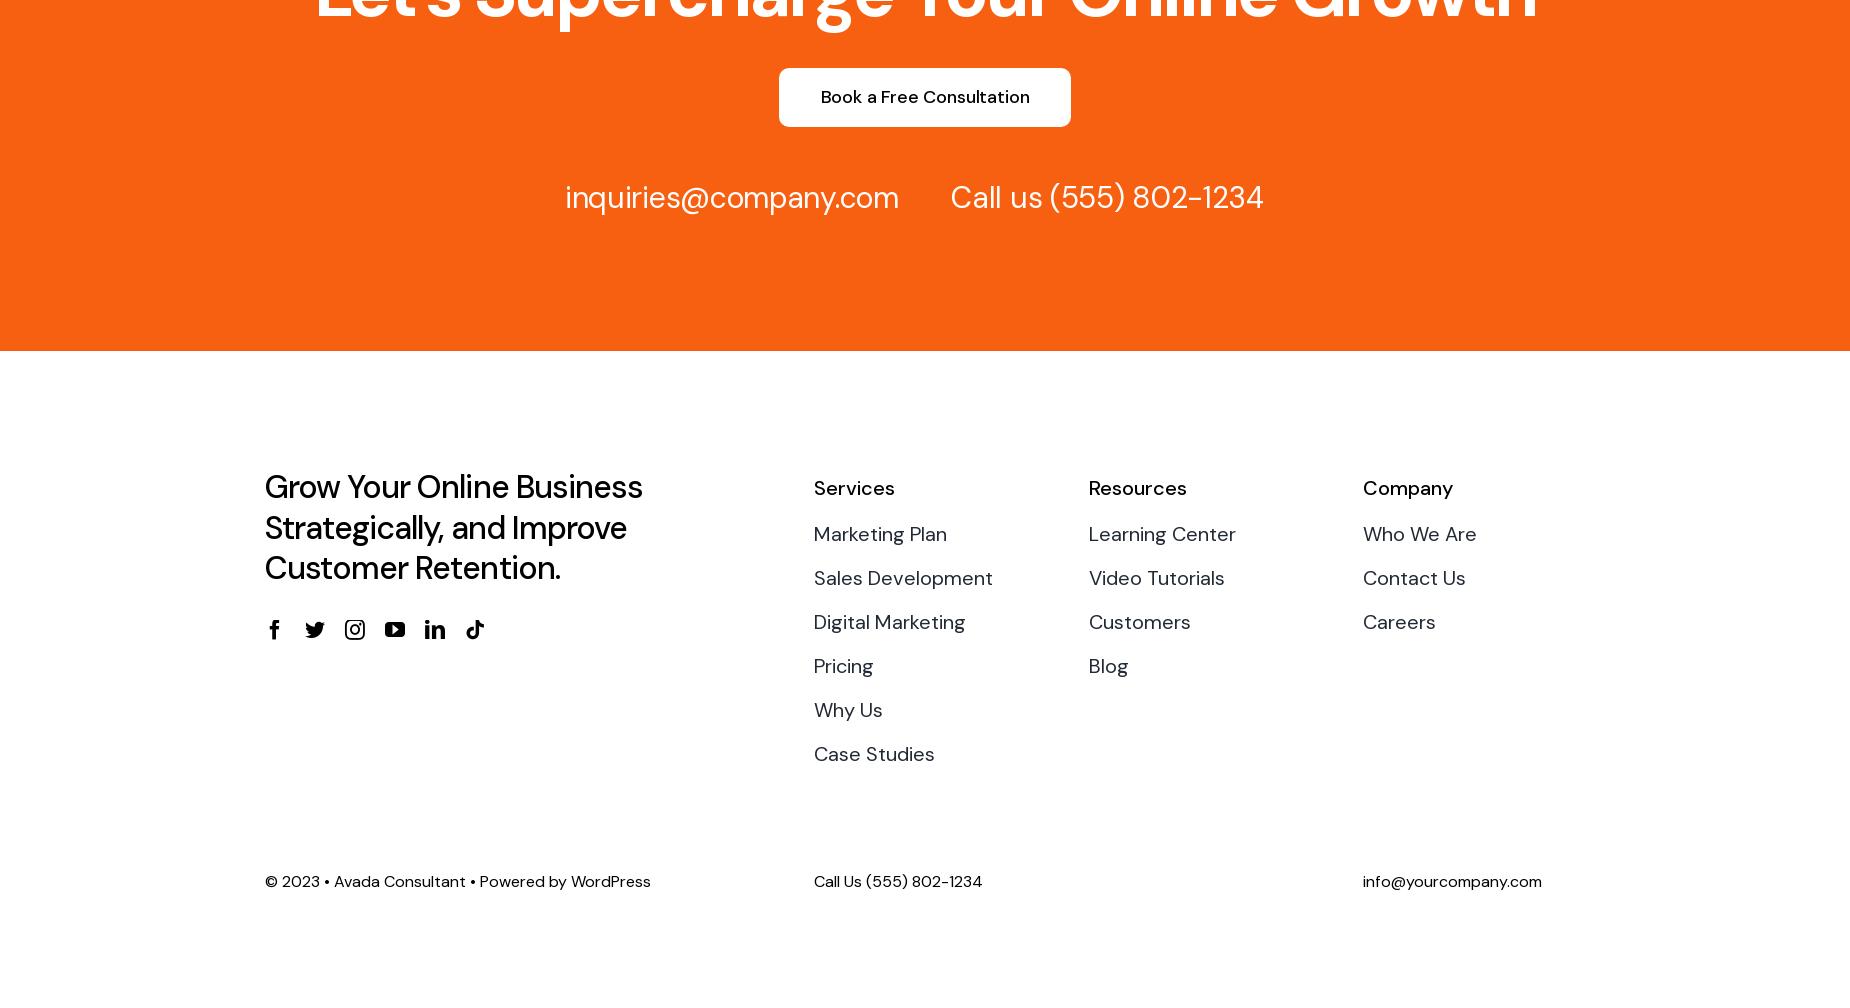  Describe the element at coordinates (1138, 622) in the screenshot. I see `'Customers'` at that location.